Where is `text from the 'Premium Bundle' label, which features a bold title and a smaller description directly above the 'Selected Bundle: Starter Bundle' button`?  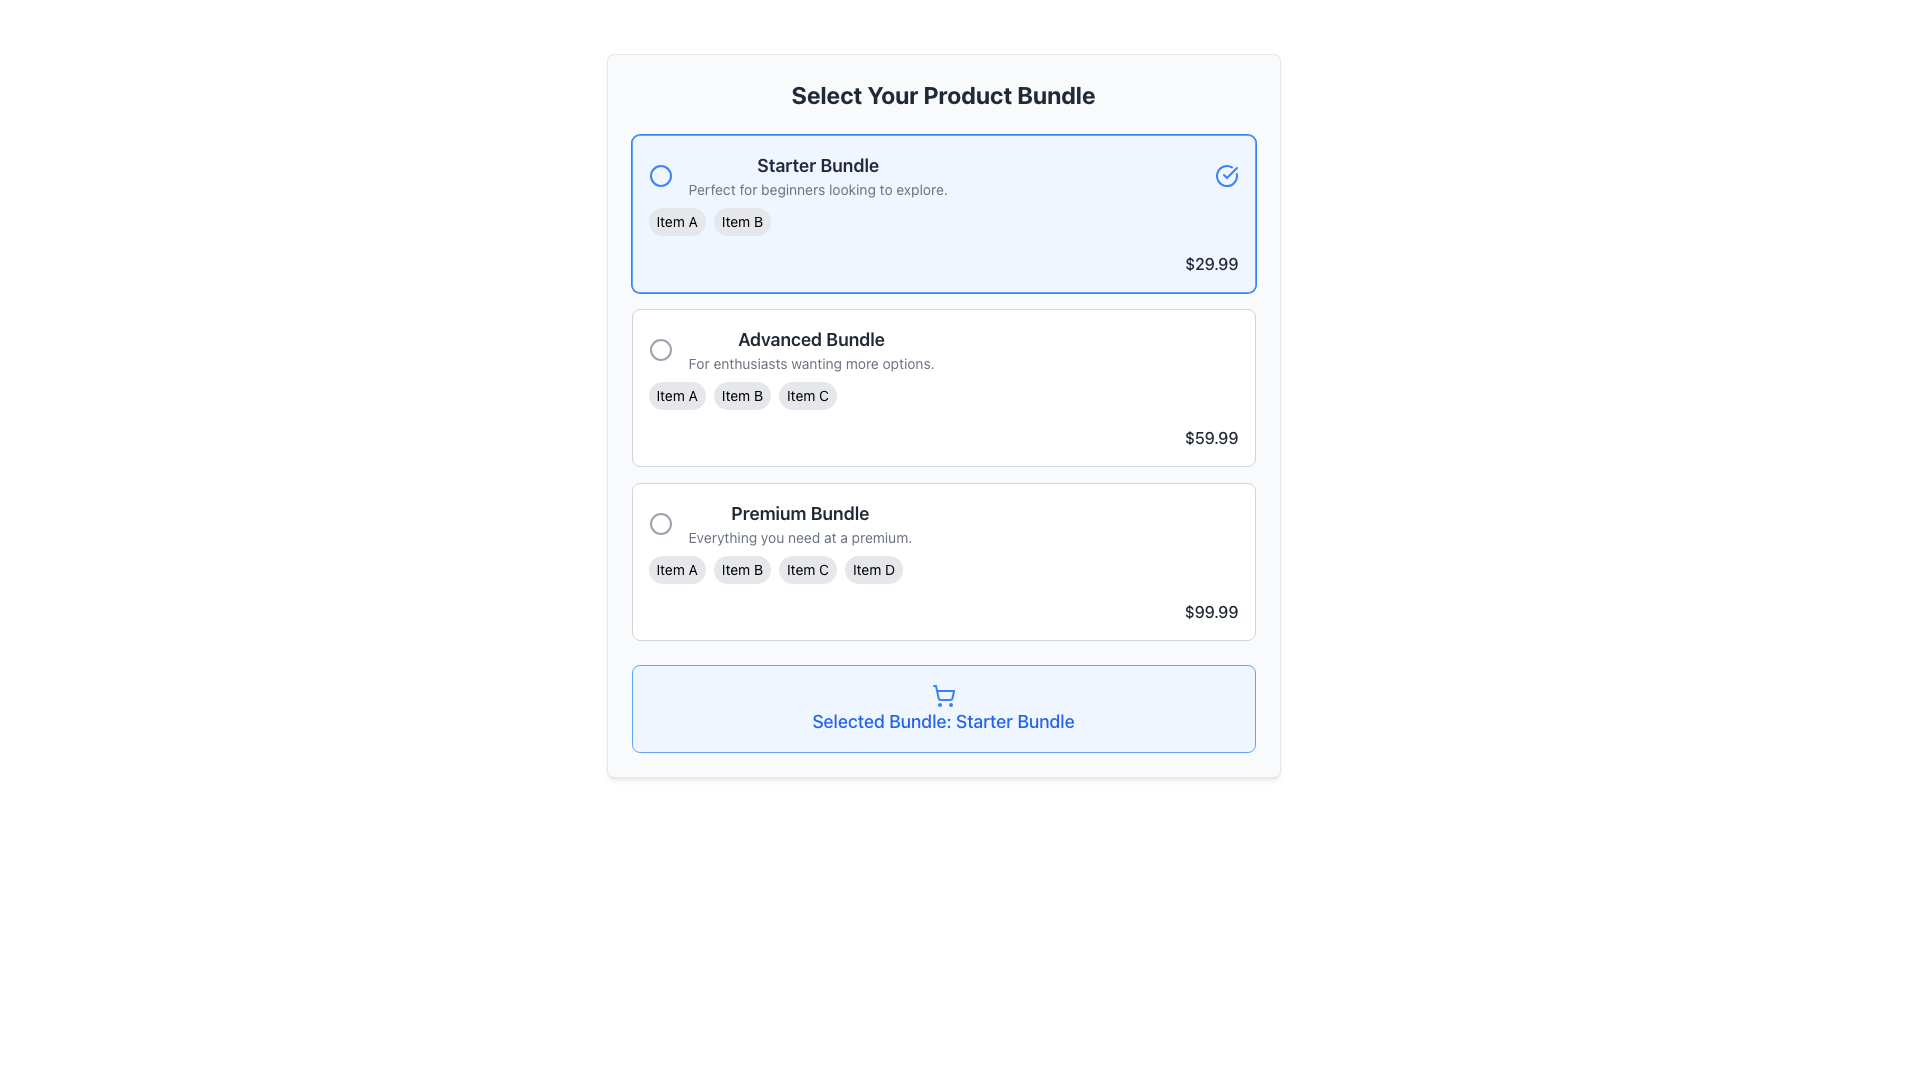 text from the 'Premium Bundle' label, which features a bold title and a smaller description directly above the 'Selected Bundle: Starter Bundle' button is located at coordinates (800, 523).